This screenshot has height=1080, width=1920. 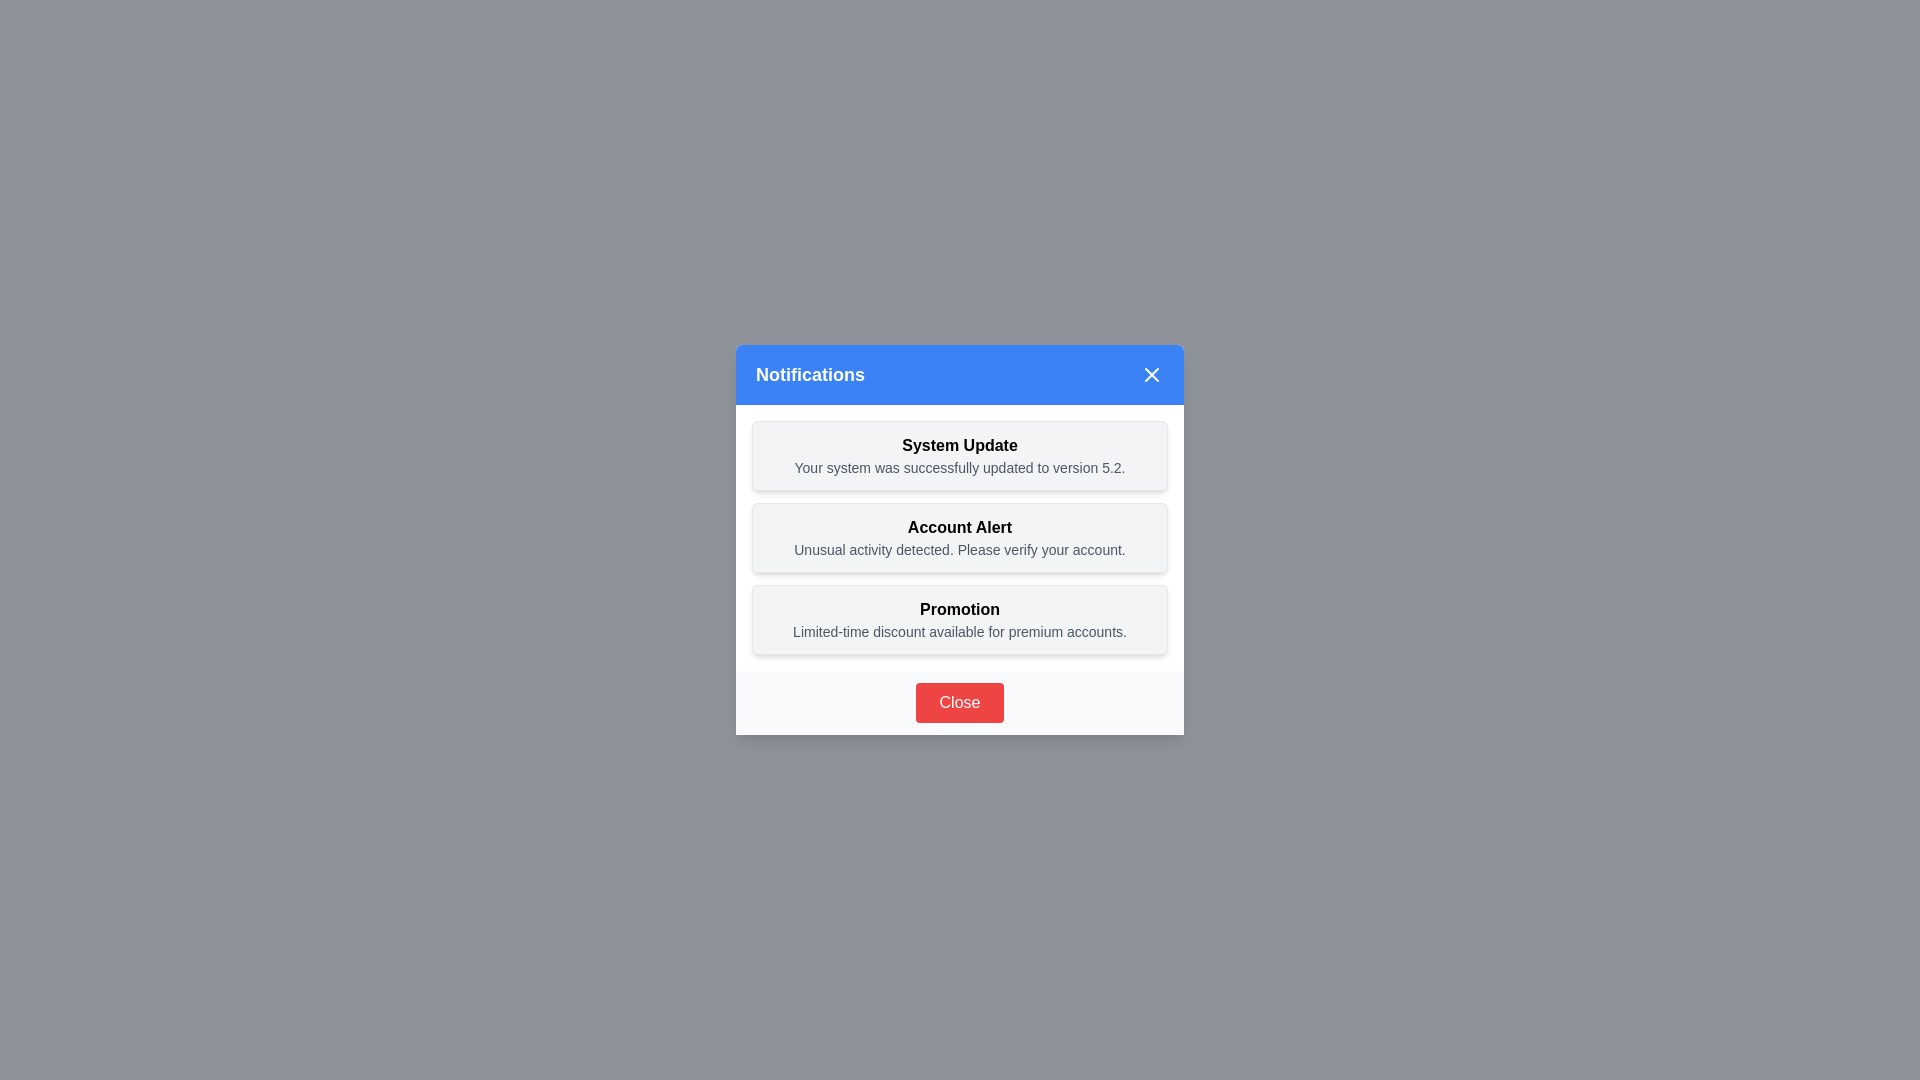 What do you see at coordinates (960, 632) in the screenshot?
I see `text element styled with a smaller font size and muted gray color, containing the message: 'Limited-time discount available for premium accounts.' located below the bolded heading 'Promotion' within a notification card` at bounding box center [960, 632].